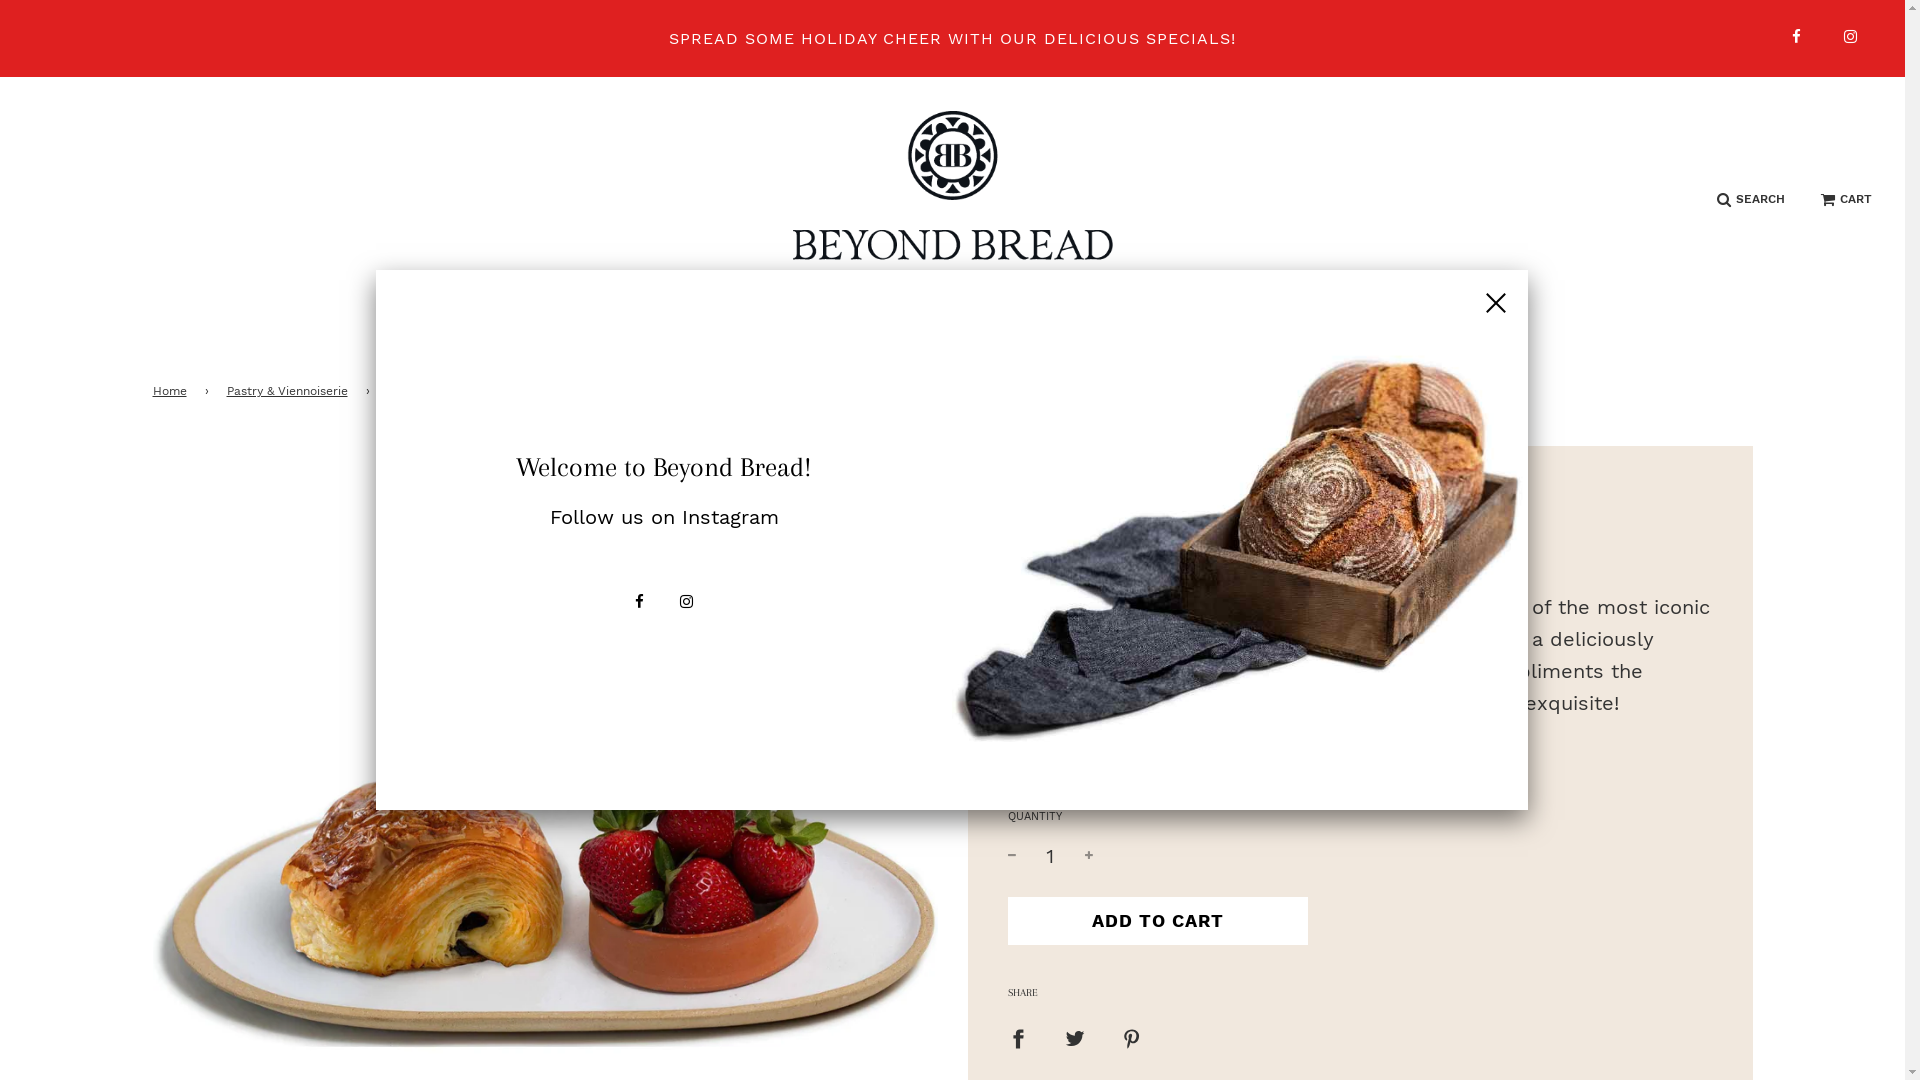  Describe the element at coordinates (1424, 332) in the screenshot. I see `'CONTACT US'` at that location.